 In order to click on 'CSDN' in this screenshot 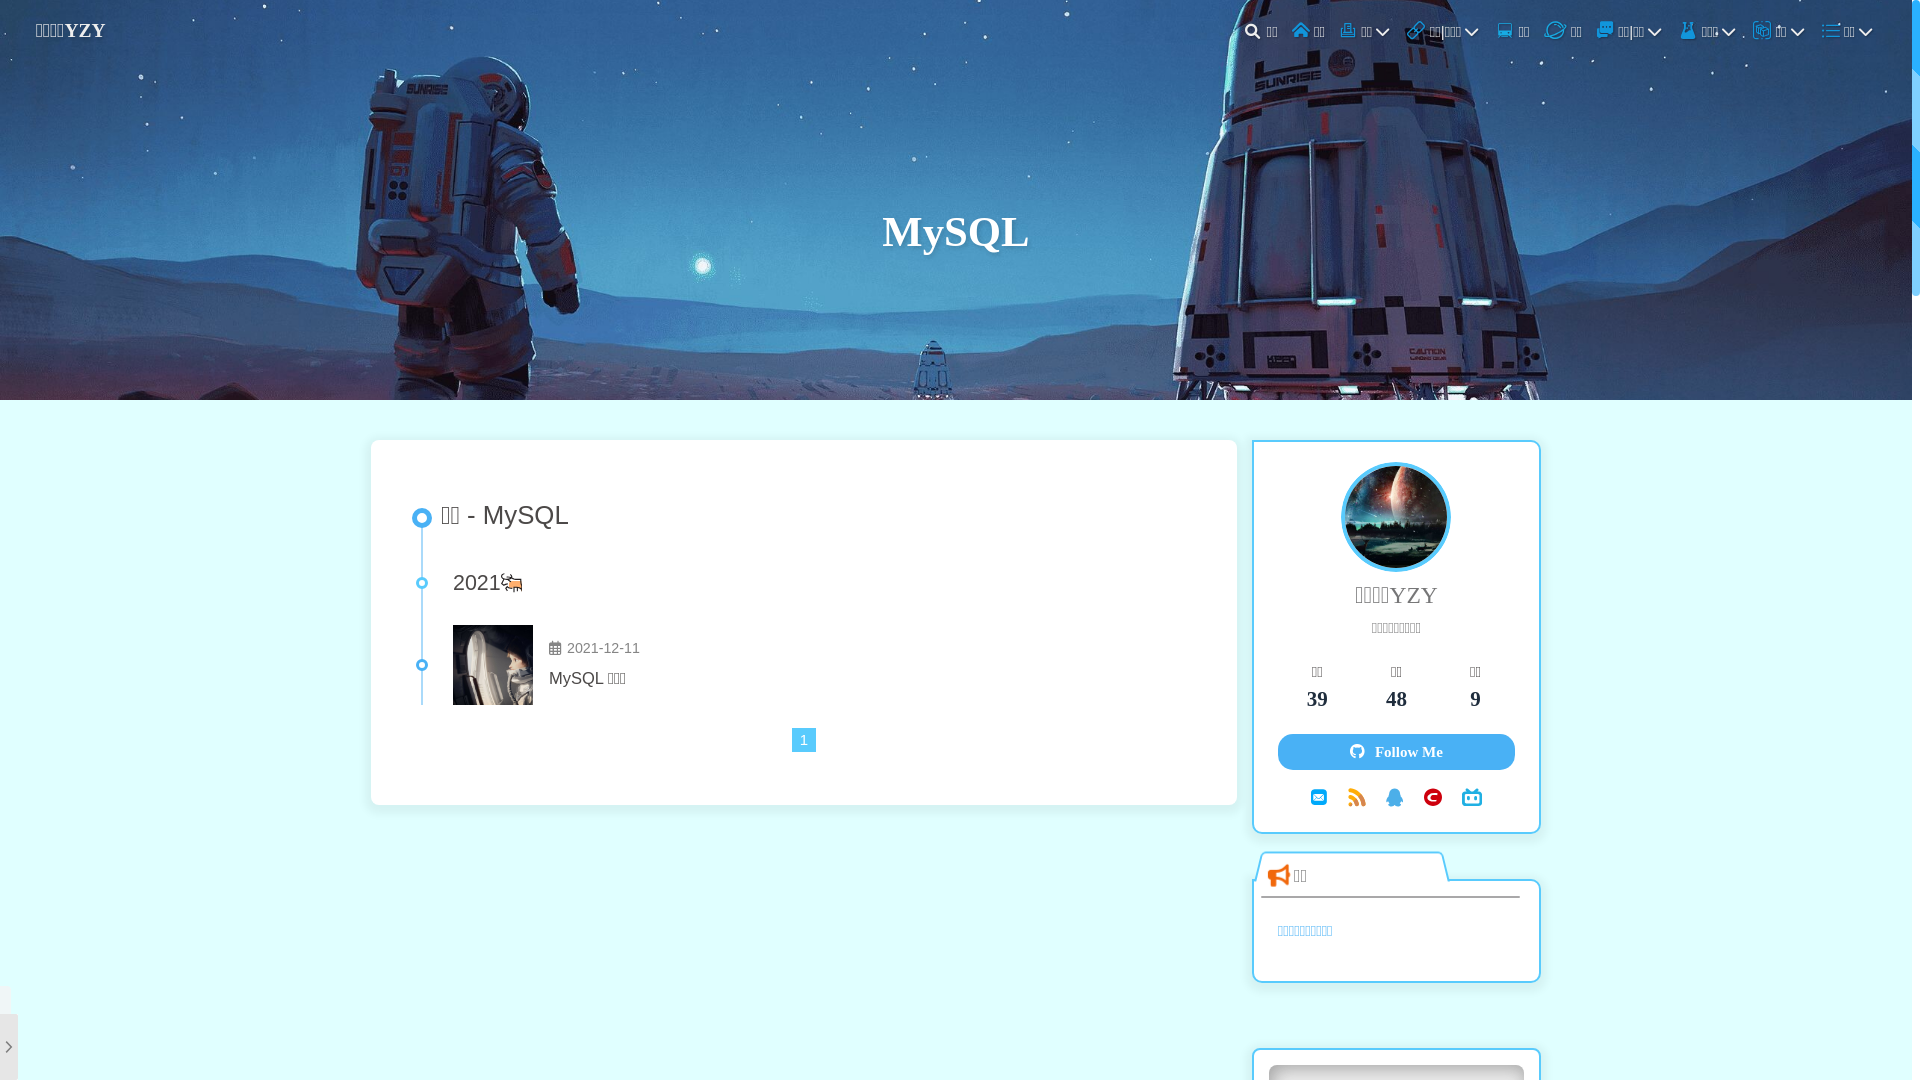, I will do `click(1432, 796)`.